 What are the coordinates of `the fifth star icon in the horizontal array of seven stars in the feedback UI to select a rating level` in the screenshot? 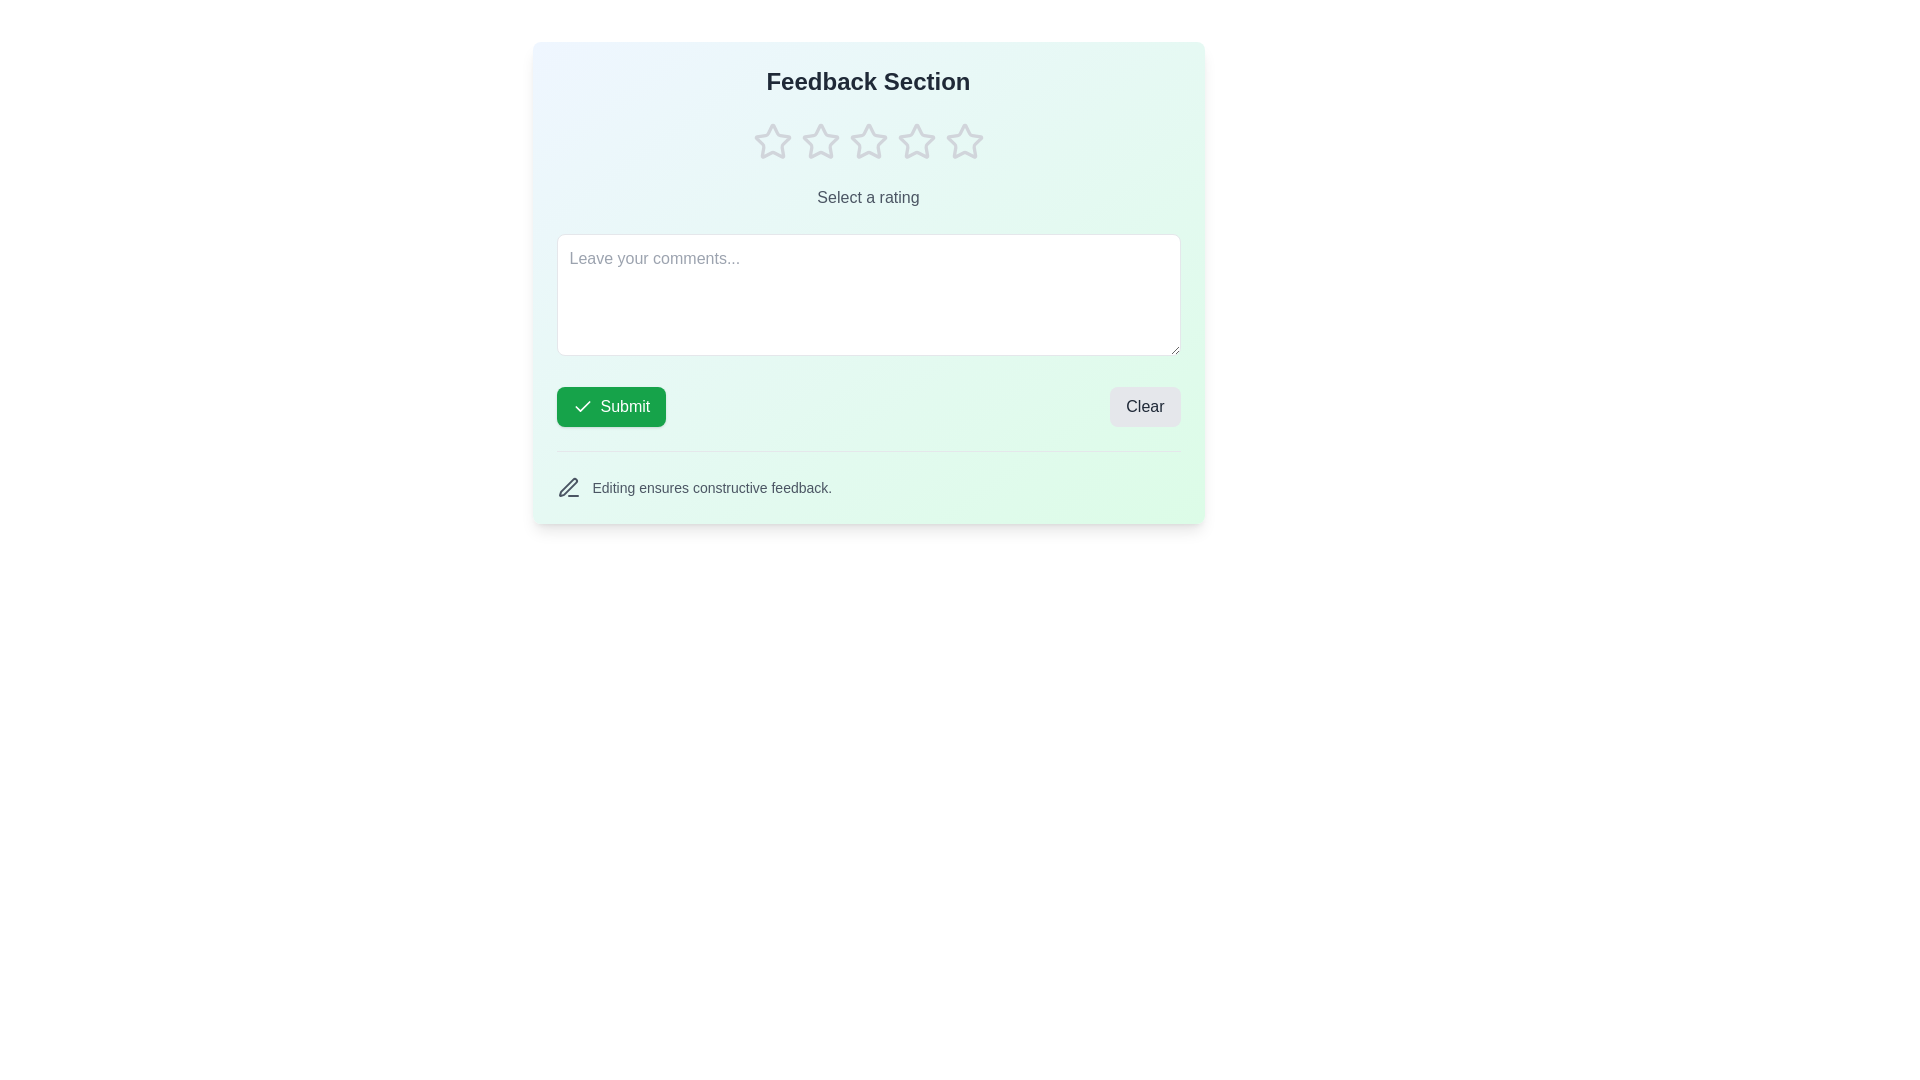 It's located at (915, 141).